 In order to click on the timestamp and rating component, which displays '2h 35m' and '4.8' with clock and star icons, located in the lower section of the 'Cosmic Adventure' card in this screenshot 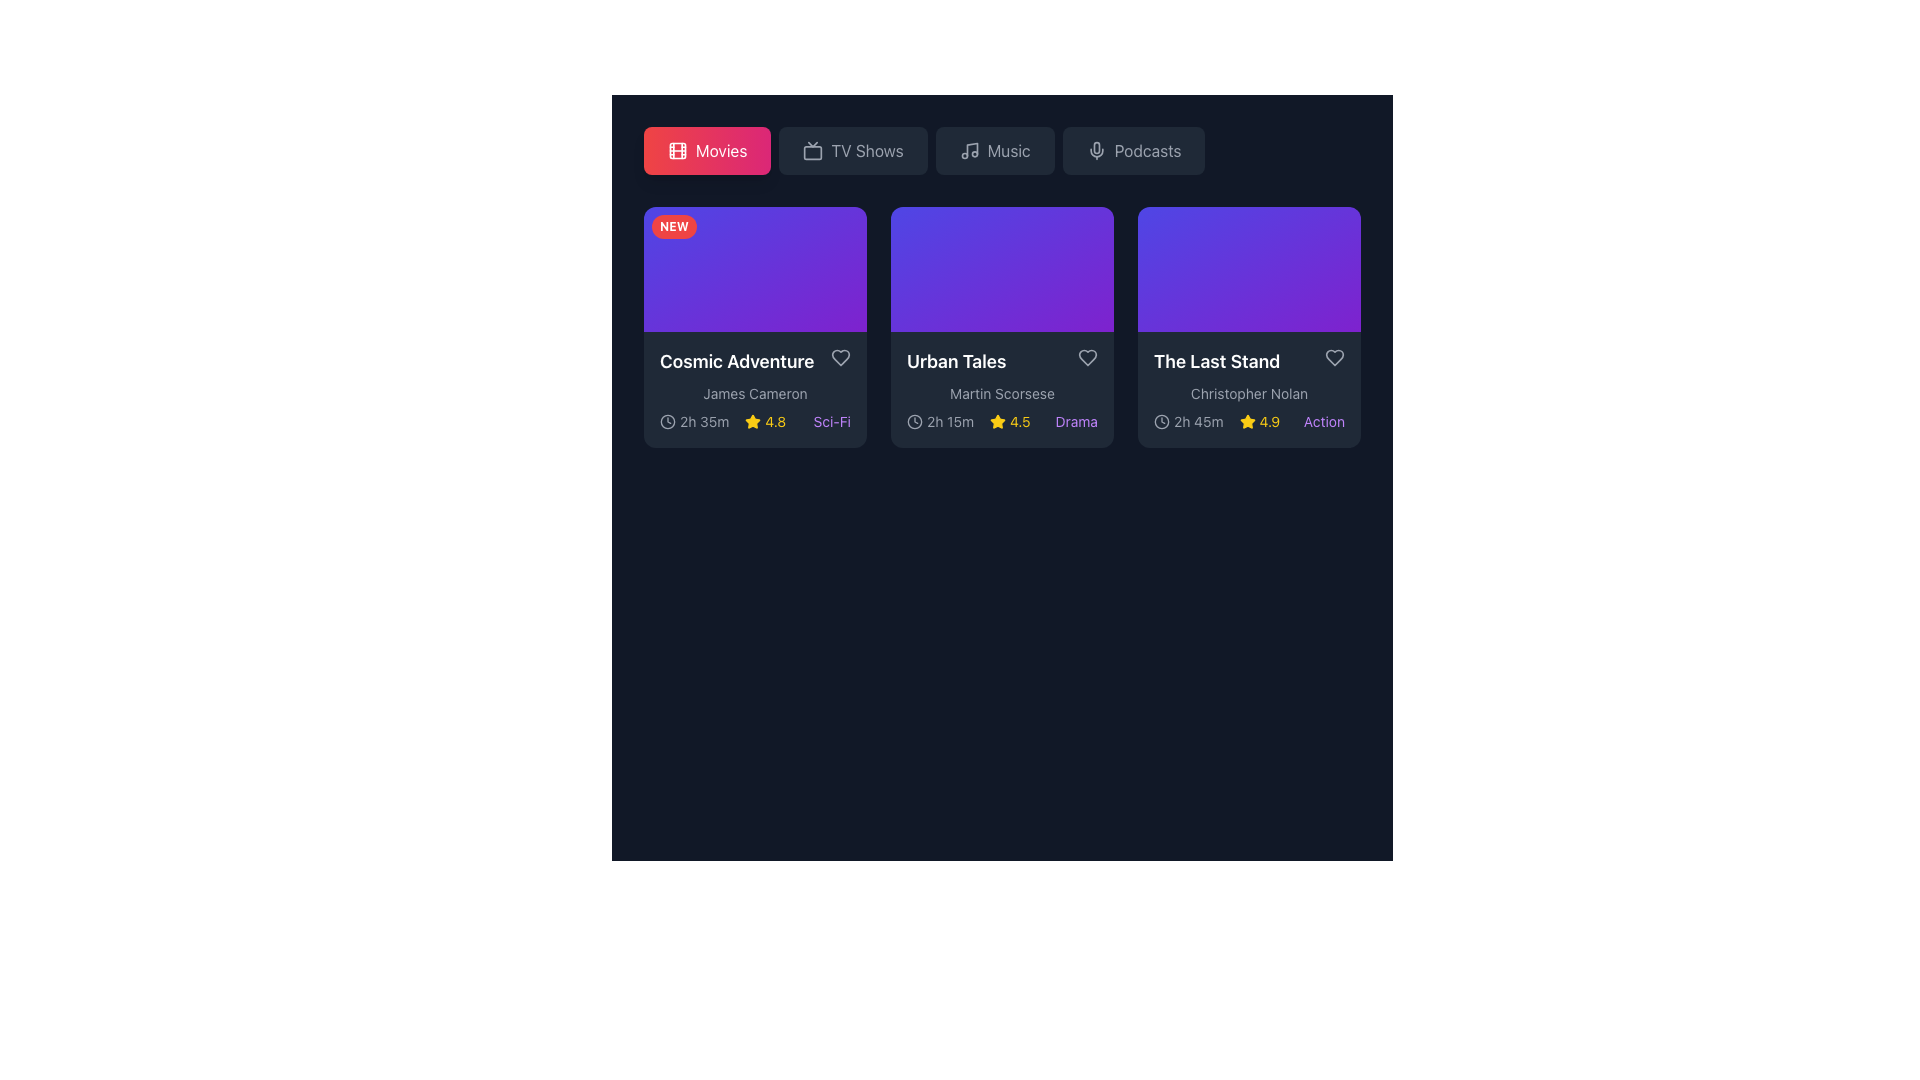, I will do `click(722, 421)`.